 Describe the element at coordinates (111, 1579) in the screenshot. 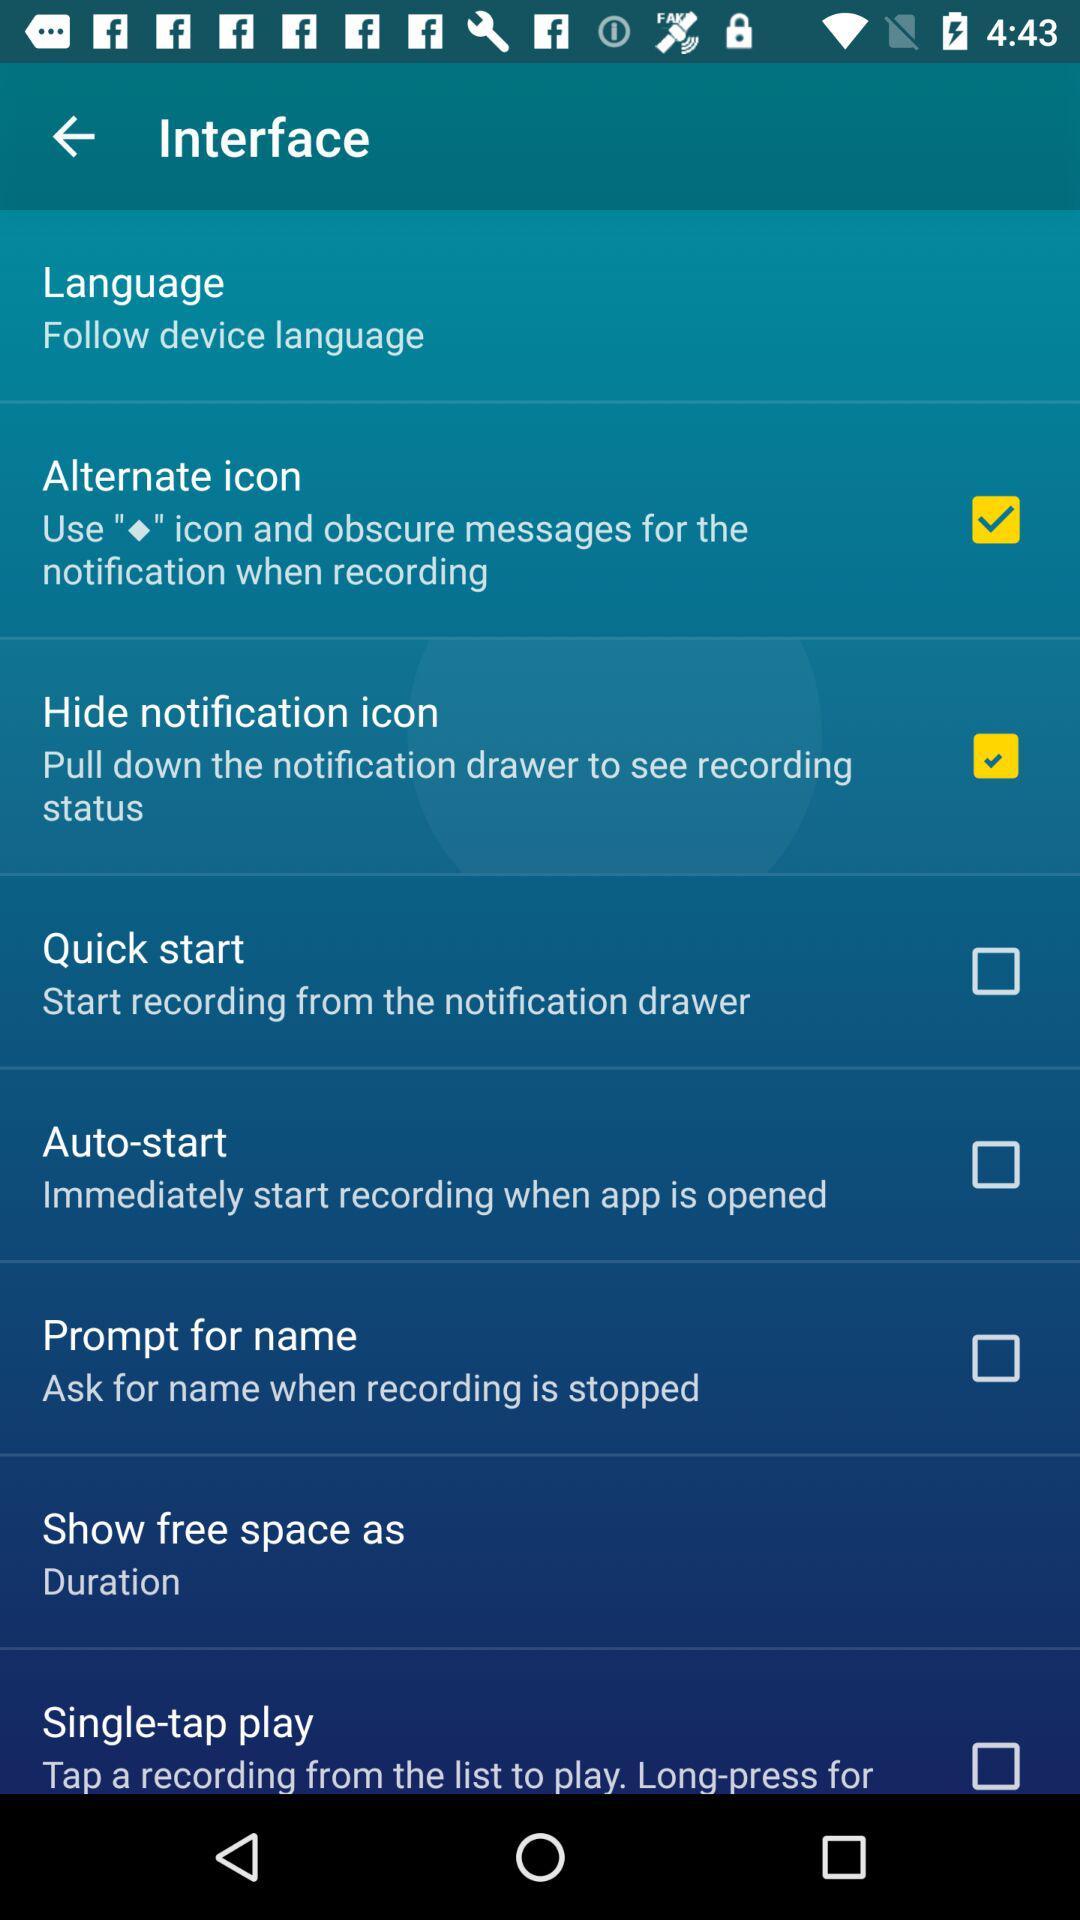

I see `the duration` at that location.